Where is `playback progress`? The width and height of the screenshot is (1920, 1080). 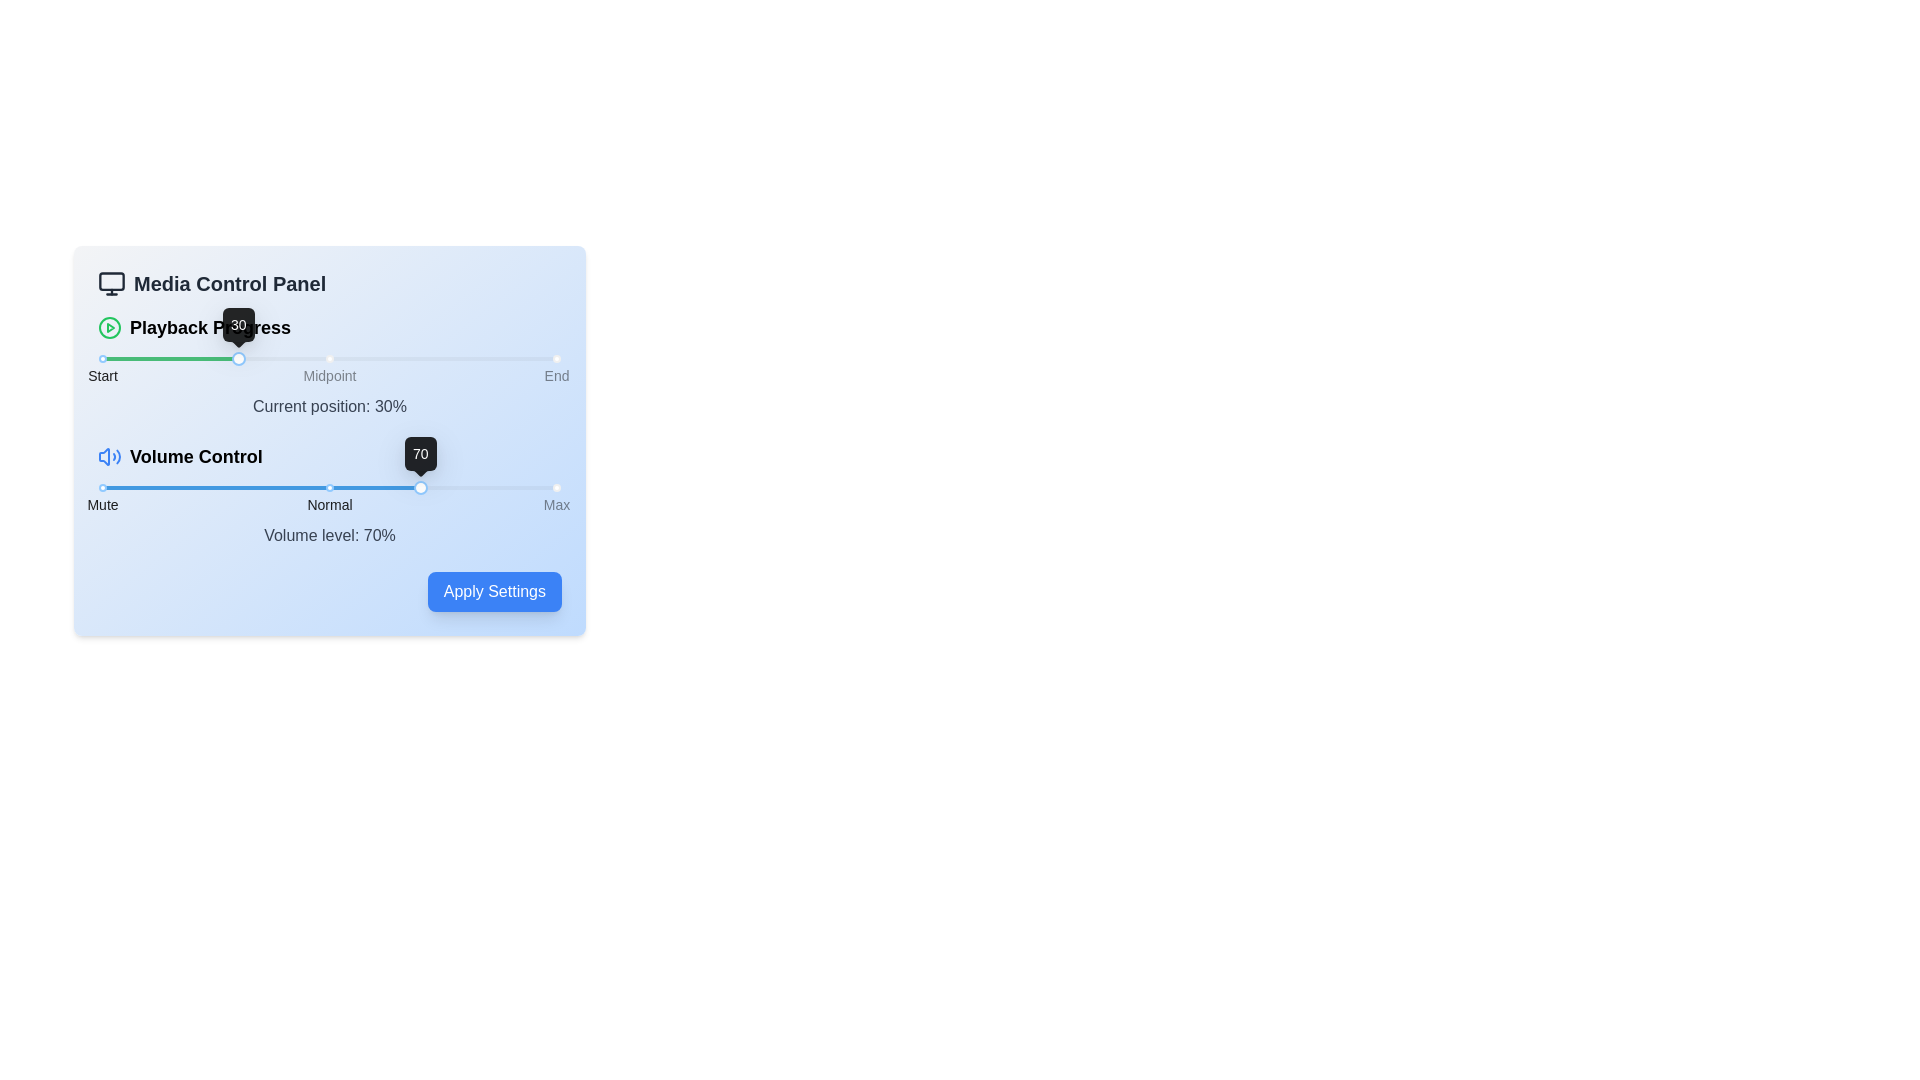
playback progress is located at coordinates (406, 357).